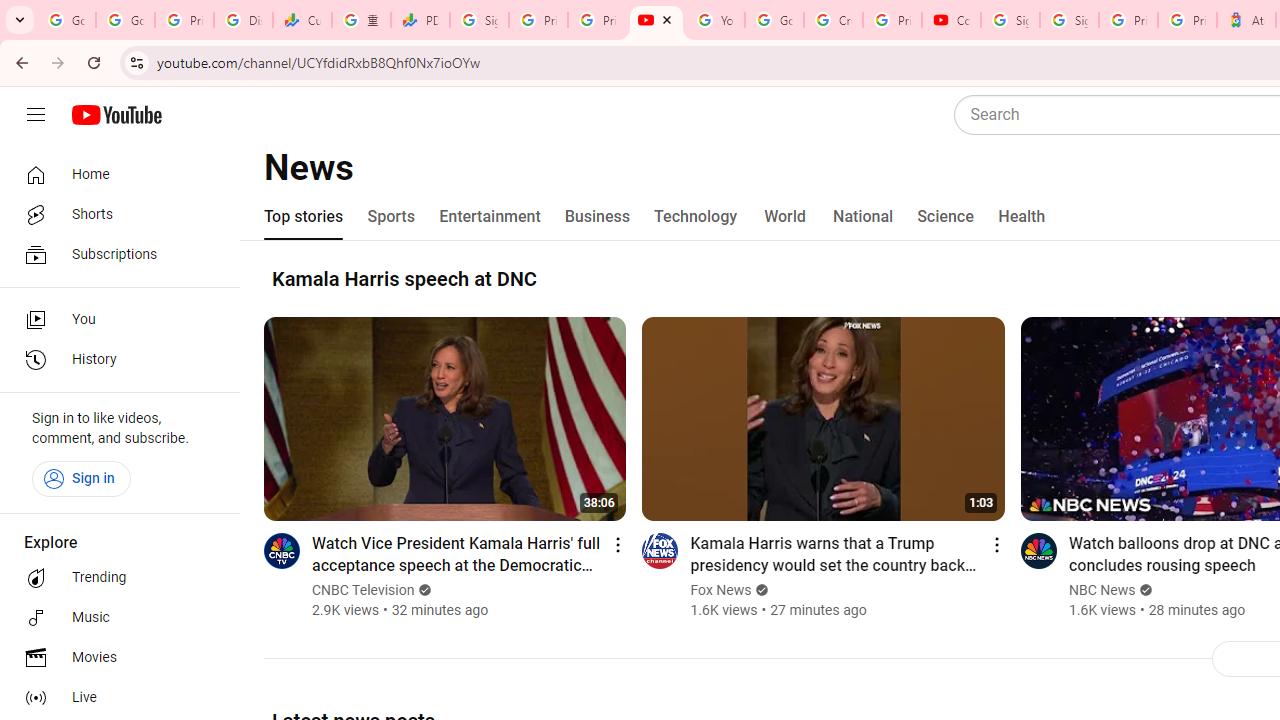 The height and width of the screenshot is (720, 1280). What do you see at coordinates (303, 217) in the screenshot?
I see `'Top stories'` at bounding box center [303, 217].